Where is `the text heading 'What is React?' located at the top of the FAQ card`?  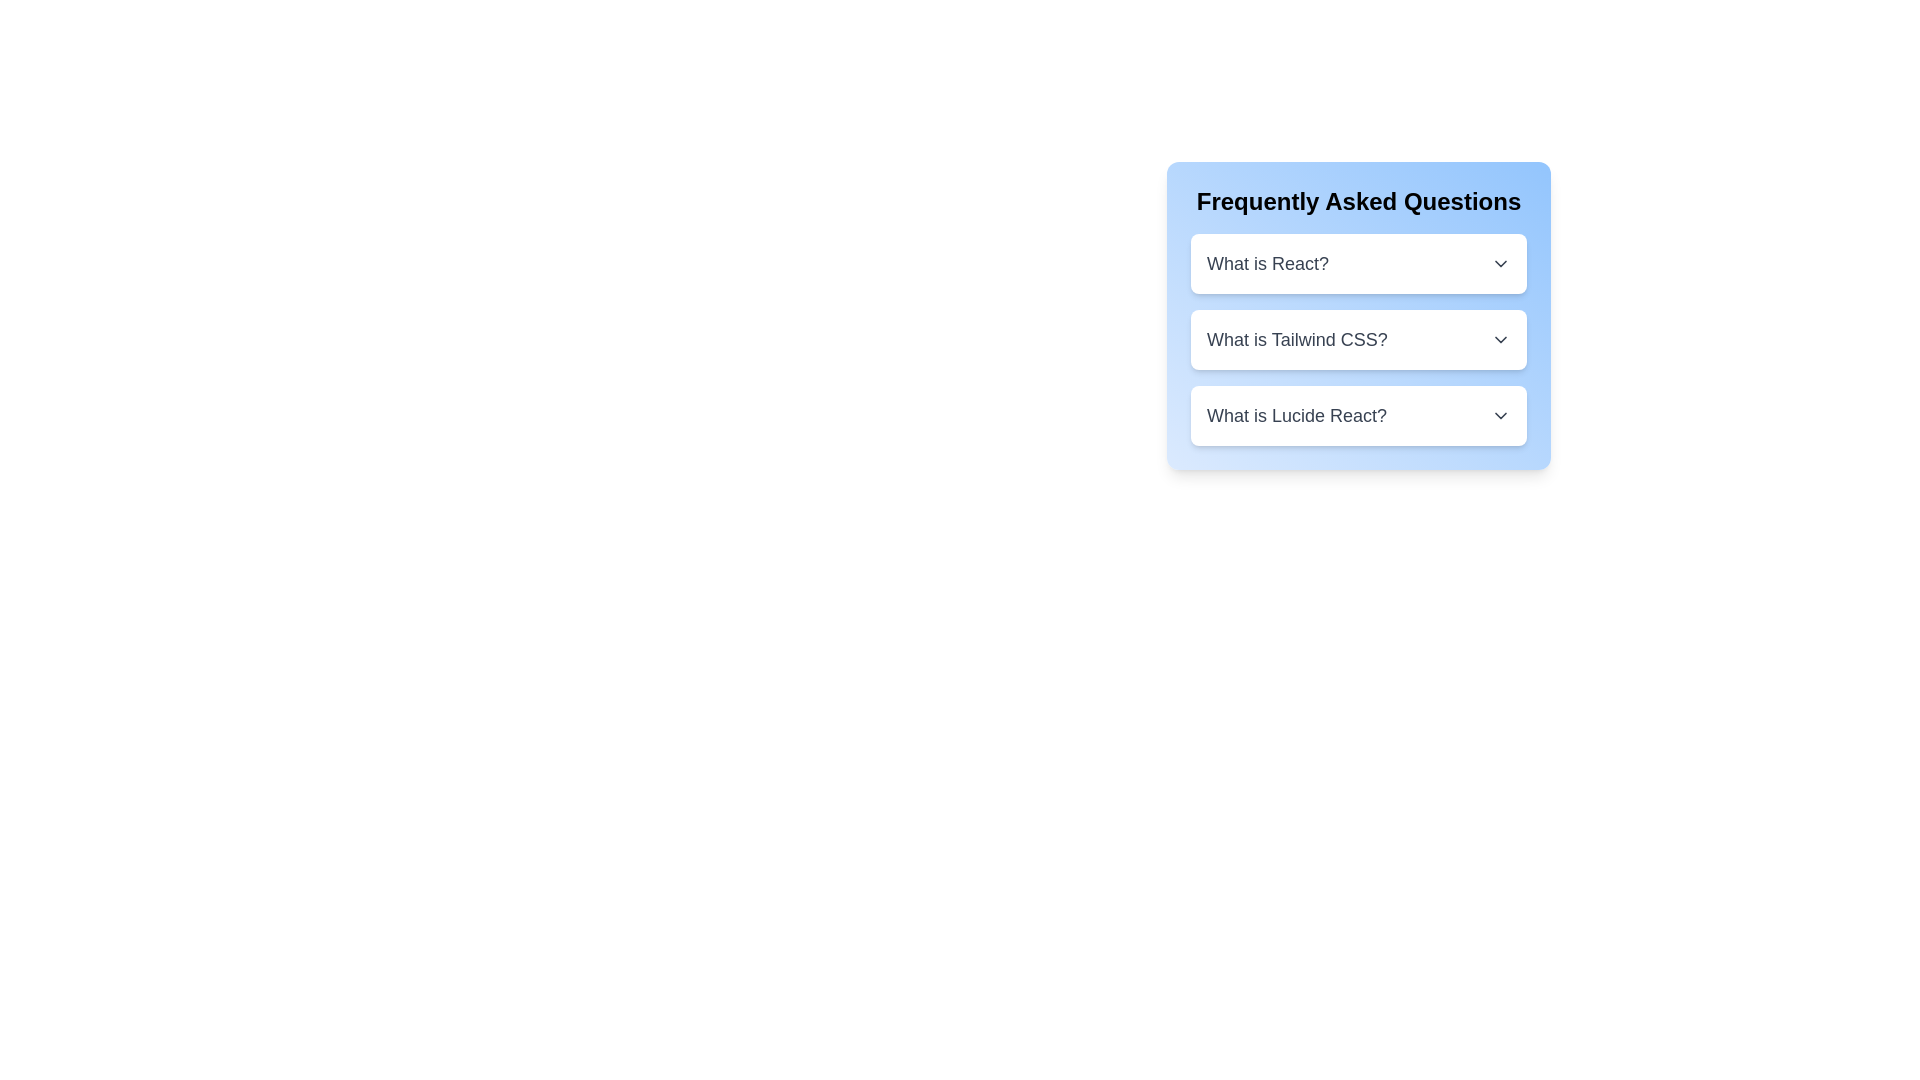 the text heading 'What is React?' located at the top of the FAQ card is located at coordinates (1266, 262).